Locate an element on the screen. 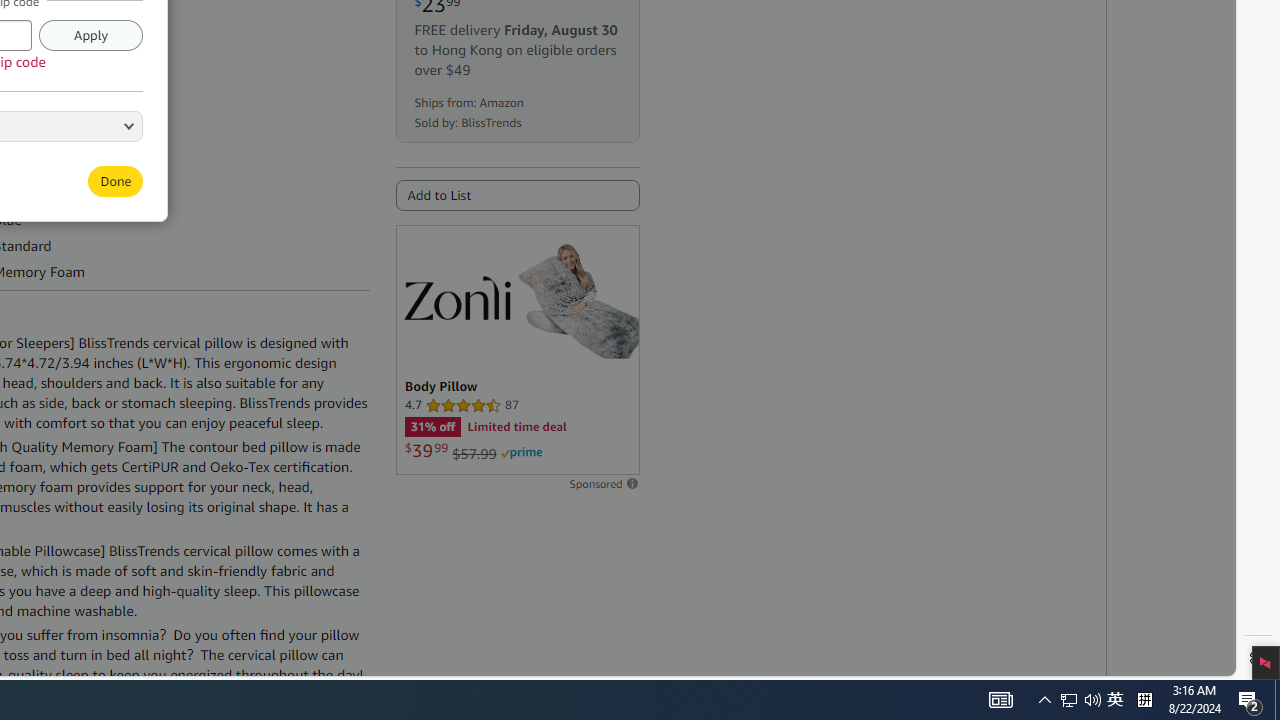 This screenshot has width=1280, height=720. 'Sponsored ad' is located at coordinates (517, 348).